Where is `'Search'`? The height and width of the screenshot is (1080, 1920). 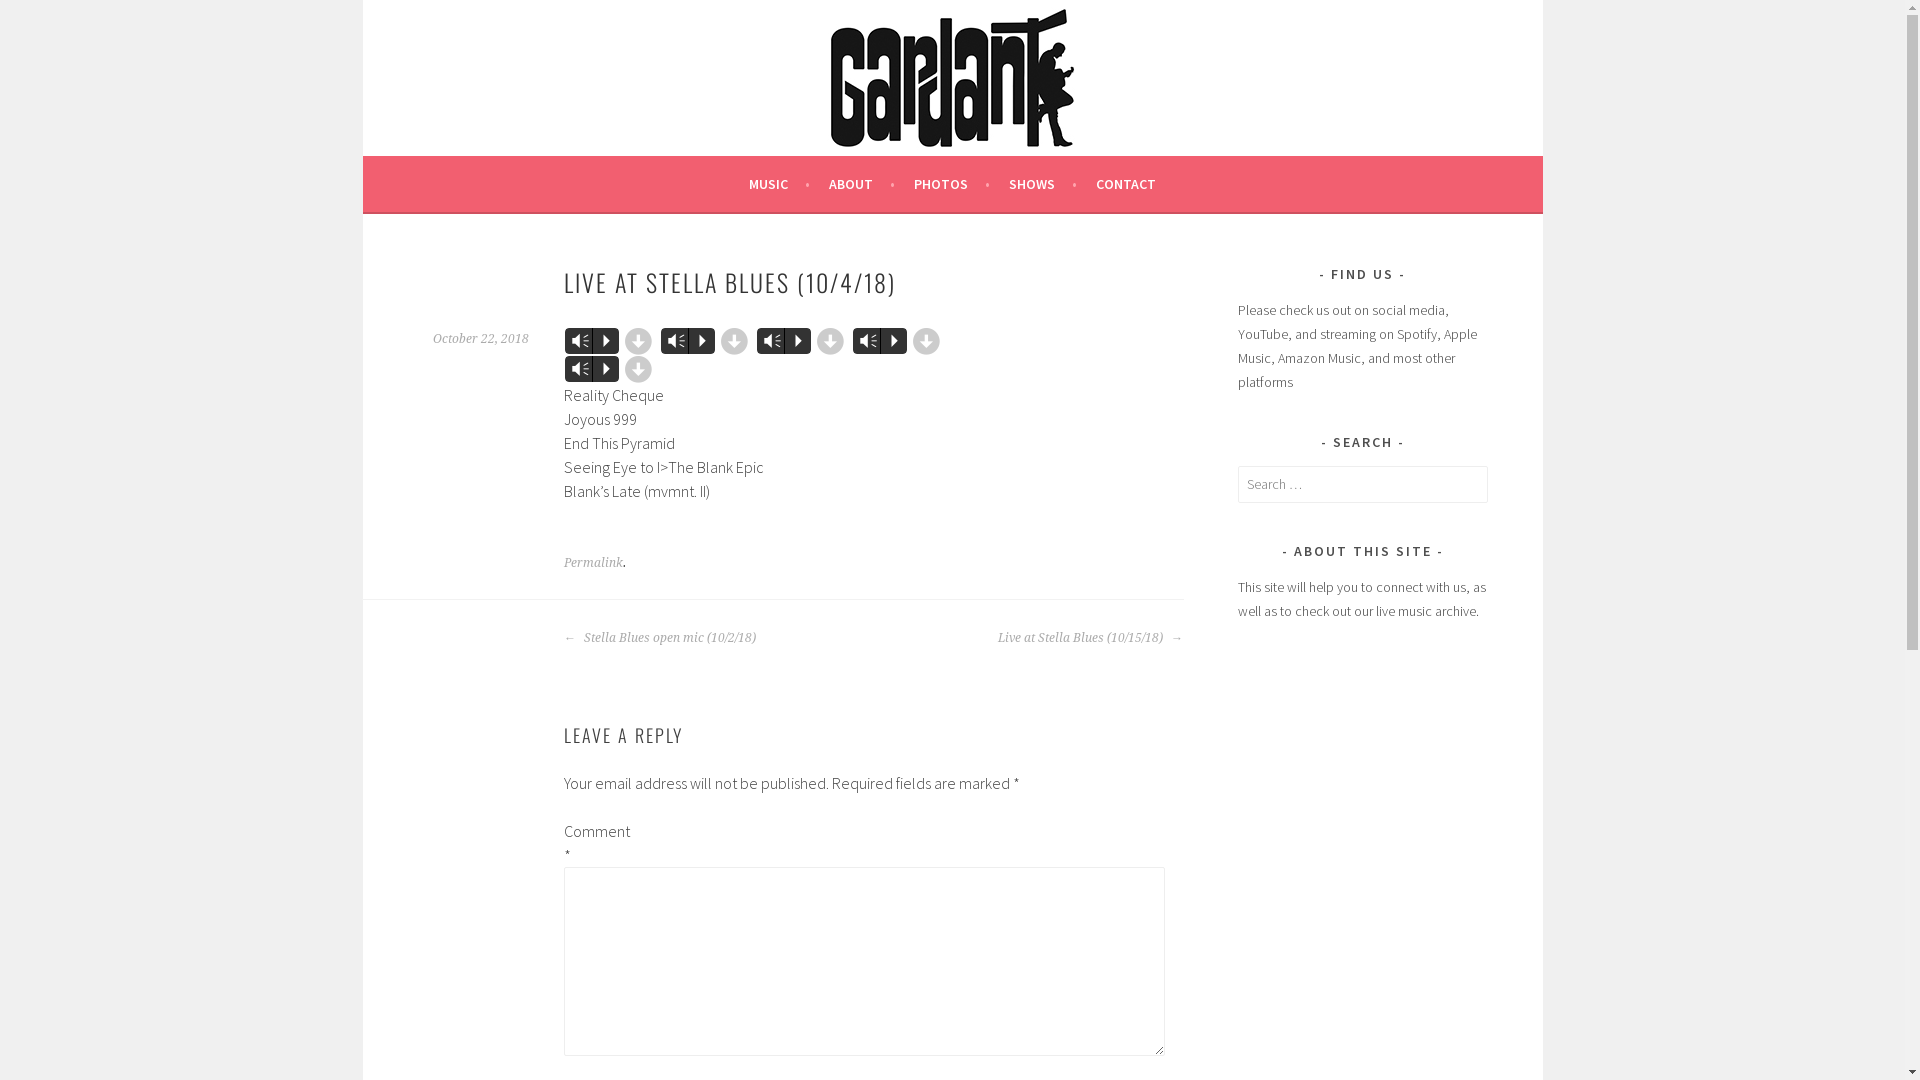 'Search' is located at coordinates (0, 18).